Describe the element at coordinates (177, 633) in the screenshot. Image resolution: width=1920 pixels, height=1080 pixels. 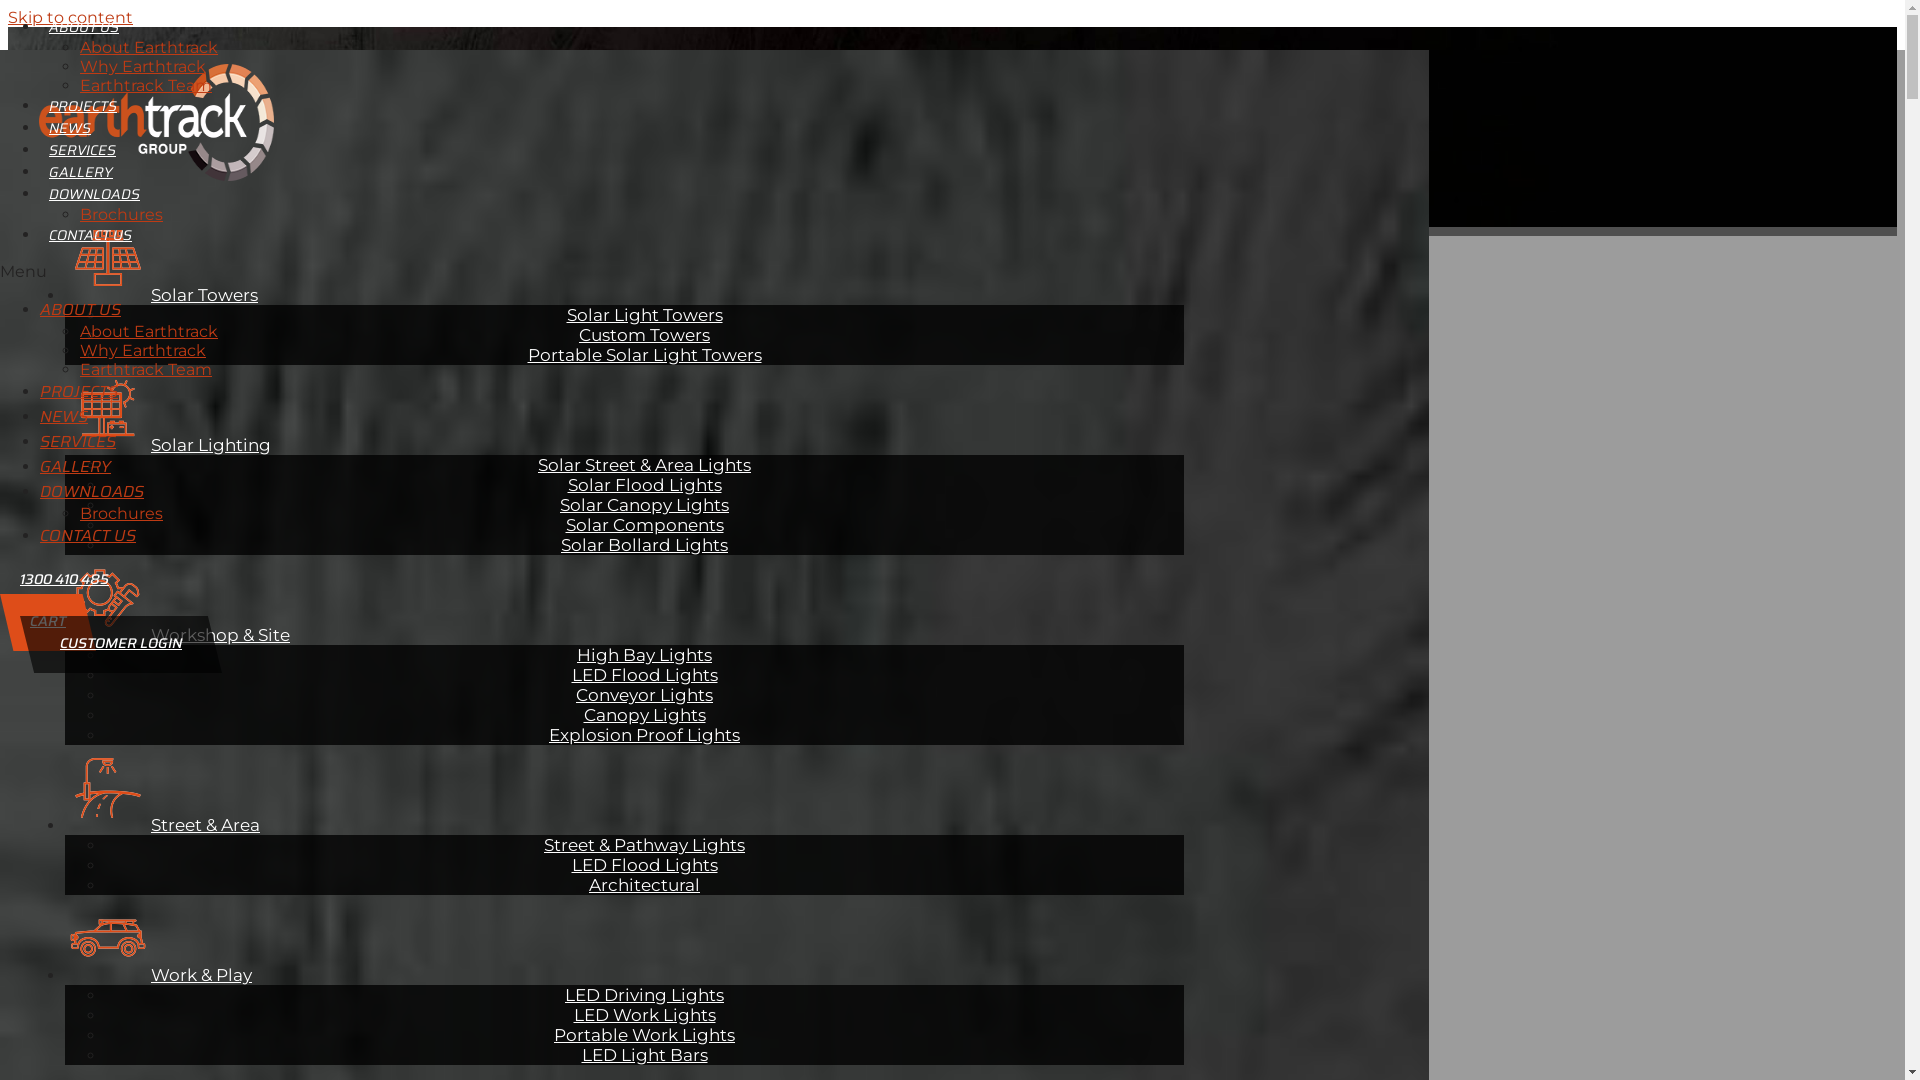
I see `'Workshop & Site'` at that location.